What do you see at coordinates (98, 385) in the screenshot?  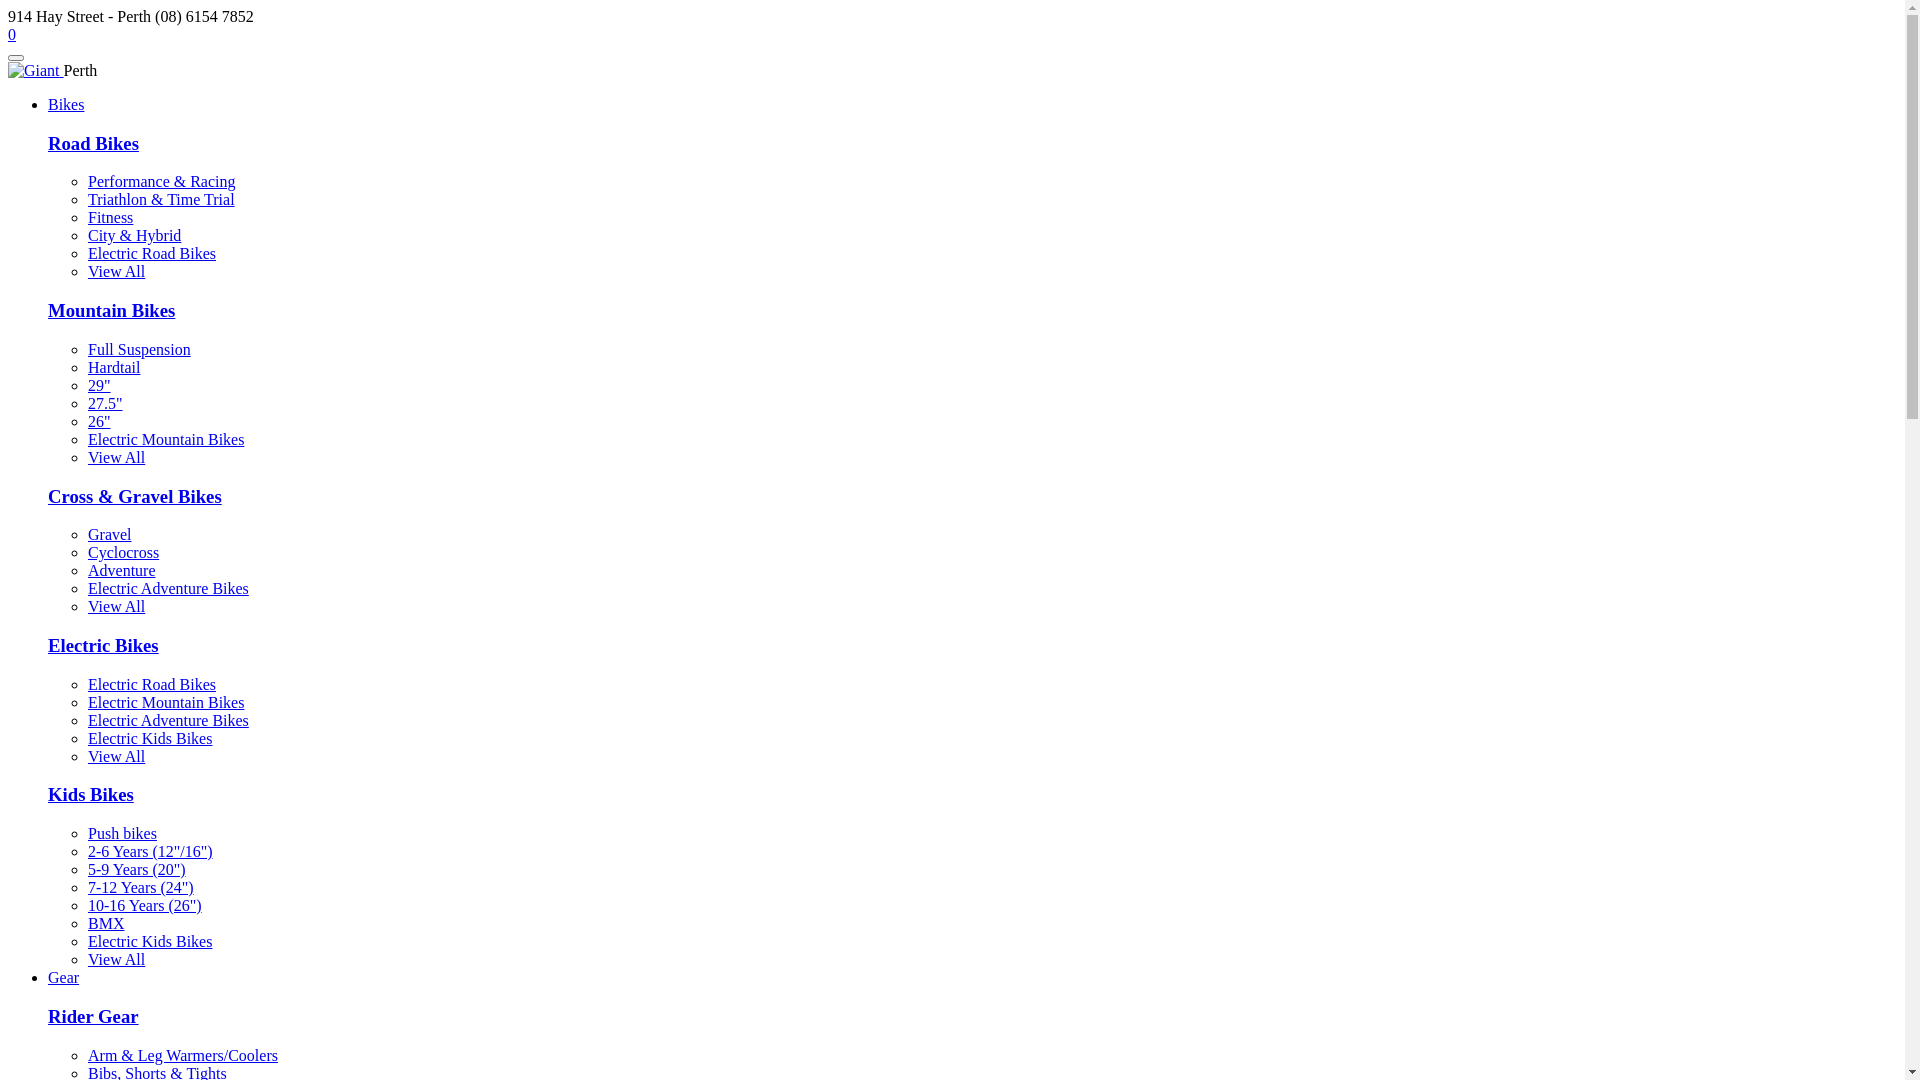 I see `'29"'` at bounding box center [98, 385].